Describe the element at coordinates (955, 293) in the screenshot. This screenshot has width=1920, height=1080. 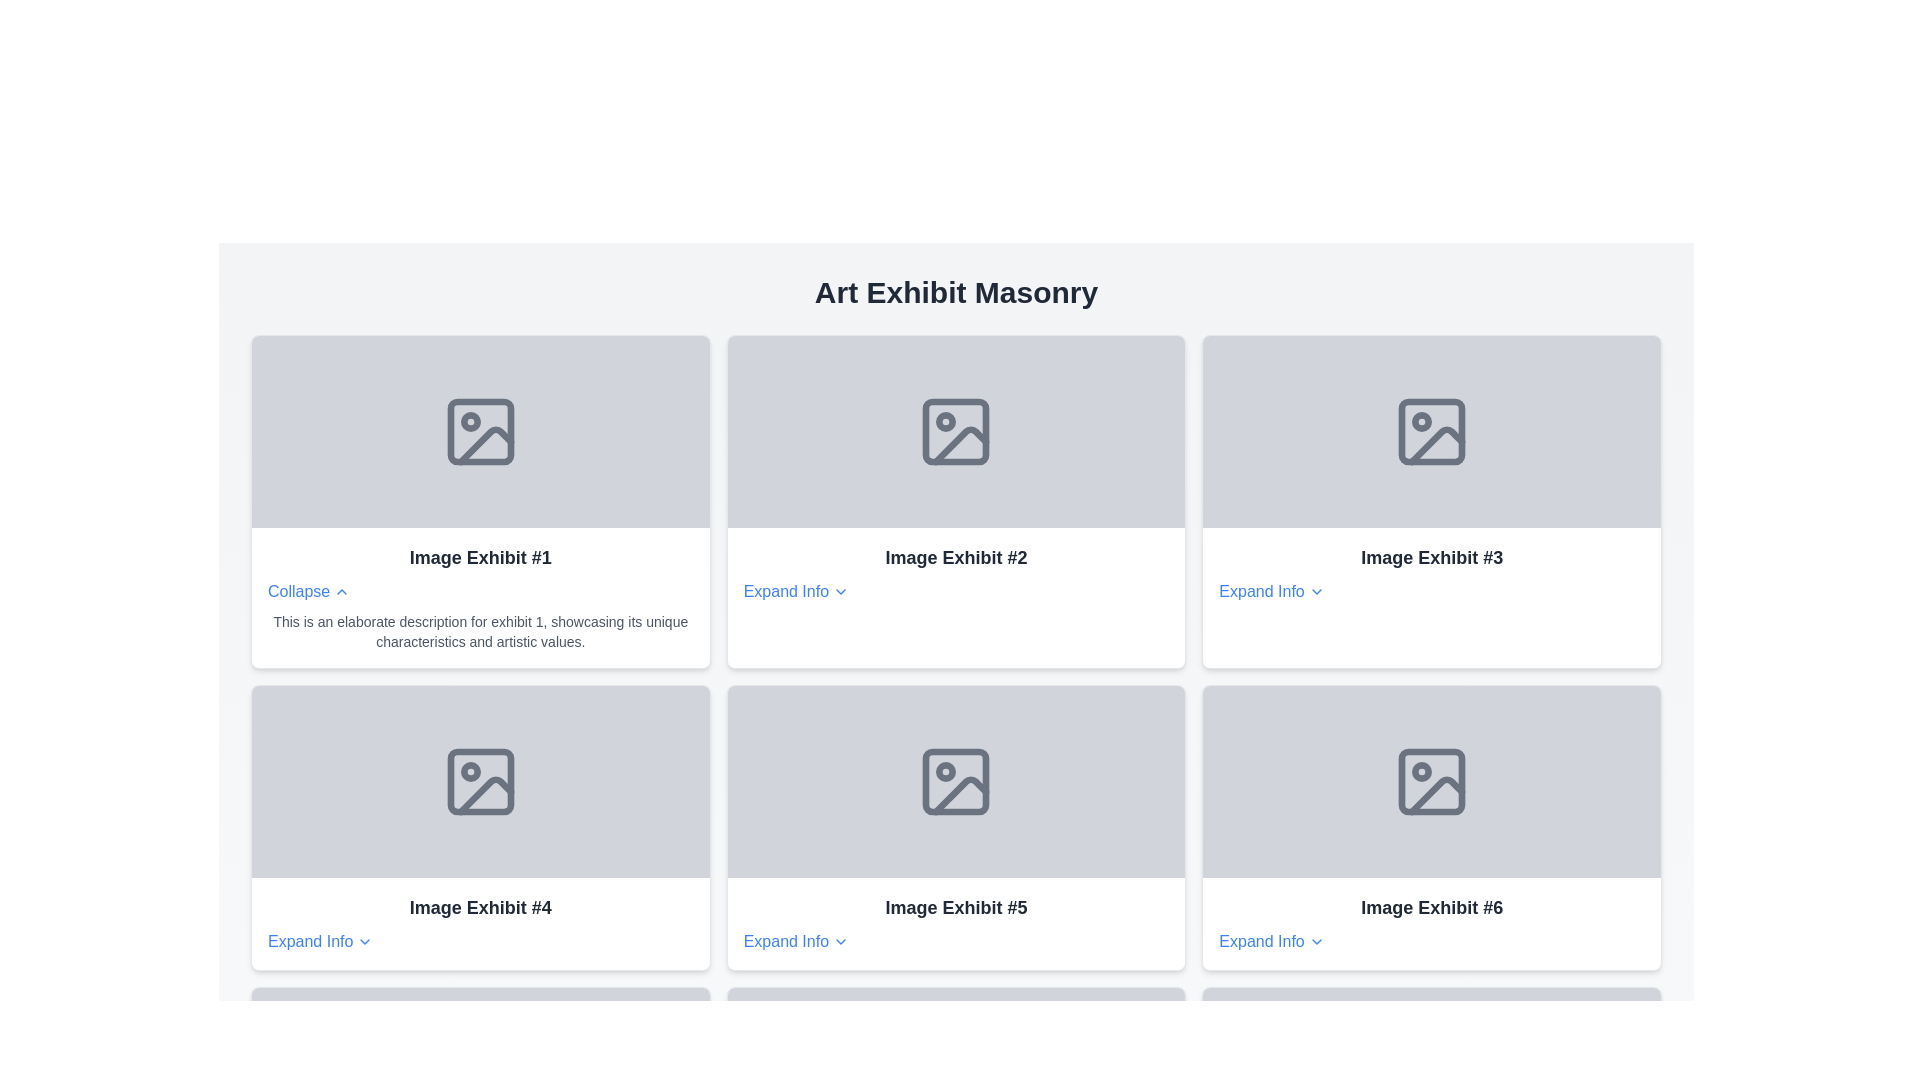
I see `the TextLabel that serves as the title of the page, summarizing the content related to art exhibit masonry, located at the top center of the page` at that location.